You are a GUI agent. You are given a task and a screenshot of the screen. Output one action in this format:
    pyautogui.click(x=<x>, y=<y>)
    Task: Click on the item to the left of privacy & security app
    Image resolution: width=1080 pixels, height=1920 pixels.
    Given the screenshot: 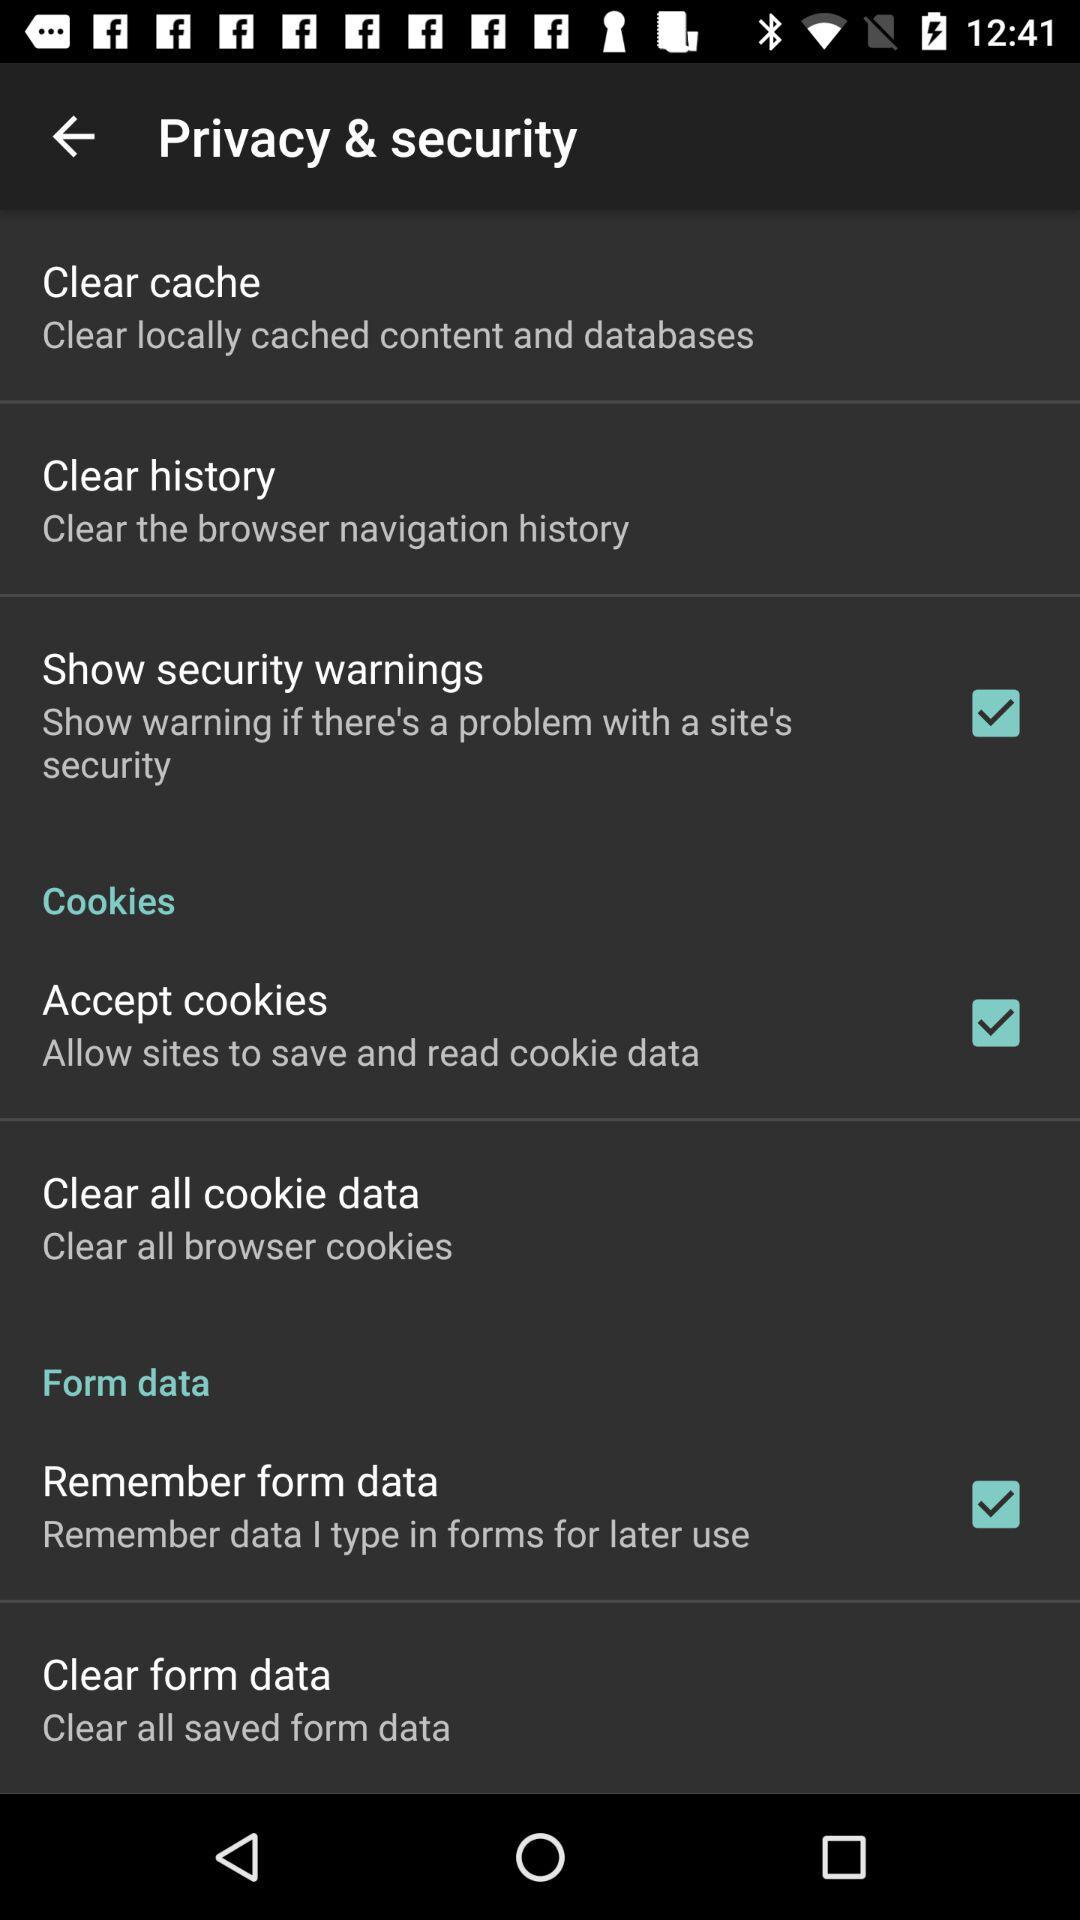 What is the action you would take?
    pyautogui.click(x=72, y=135)
    